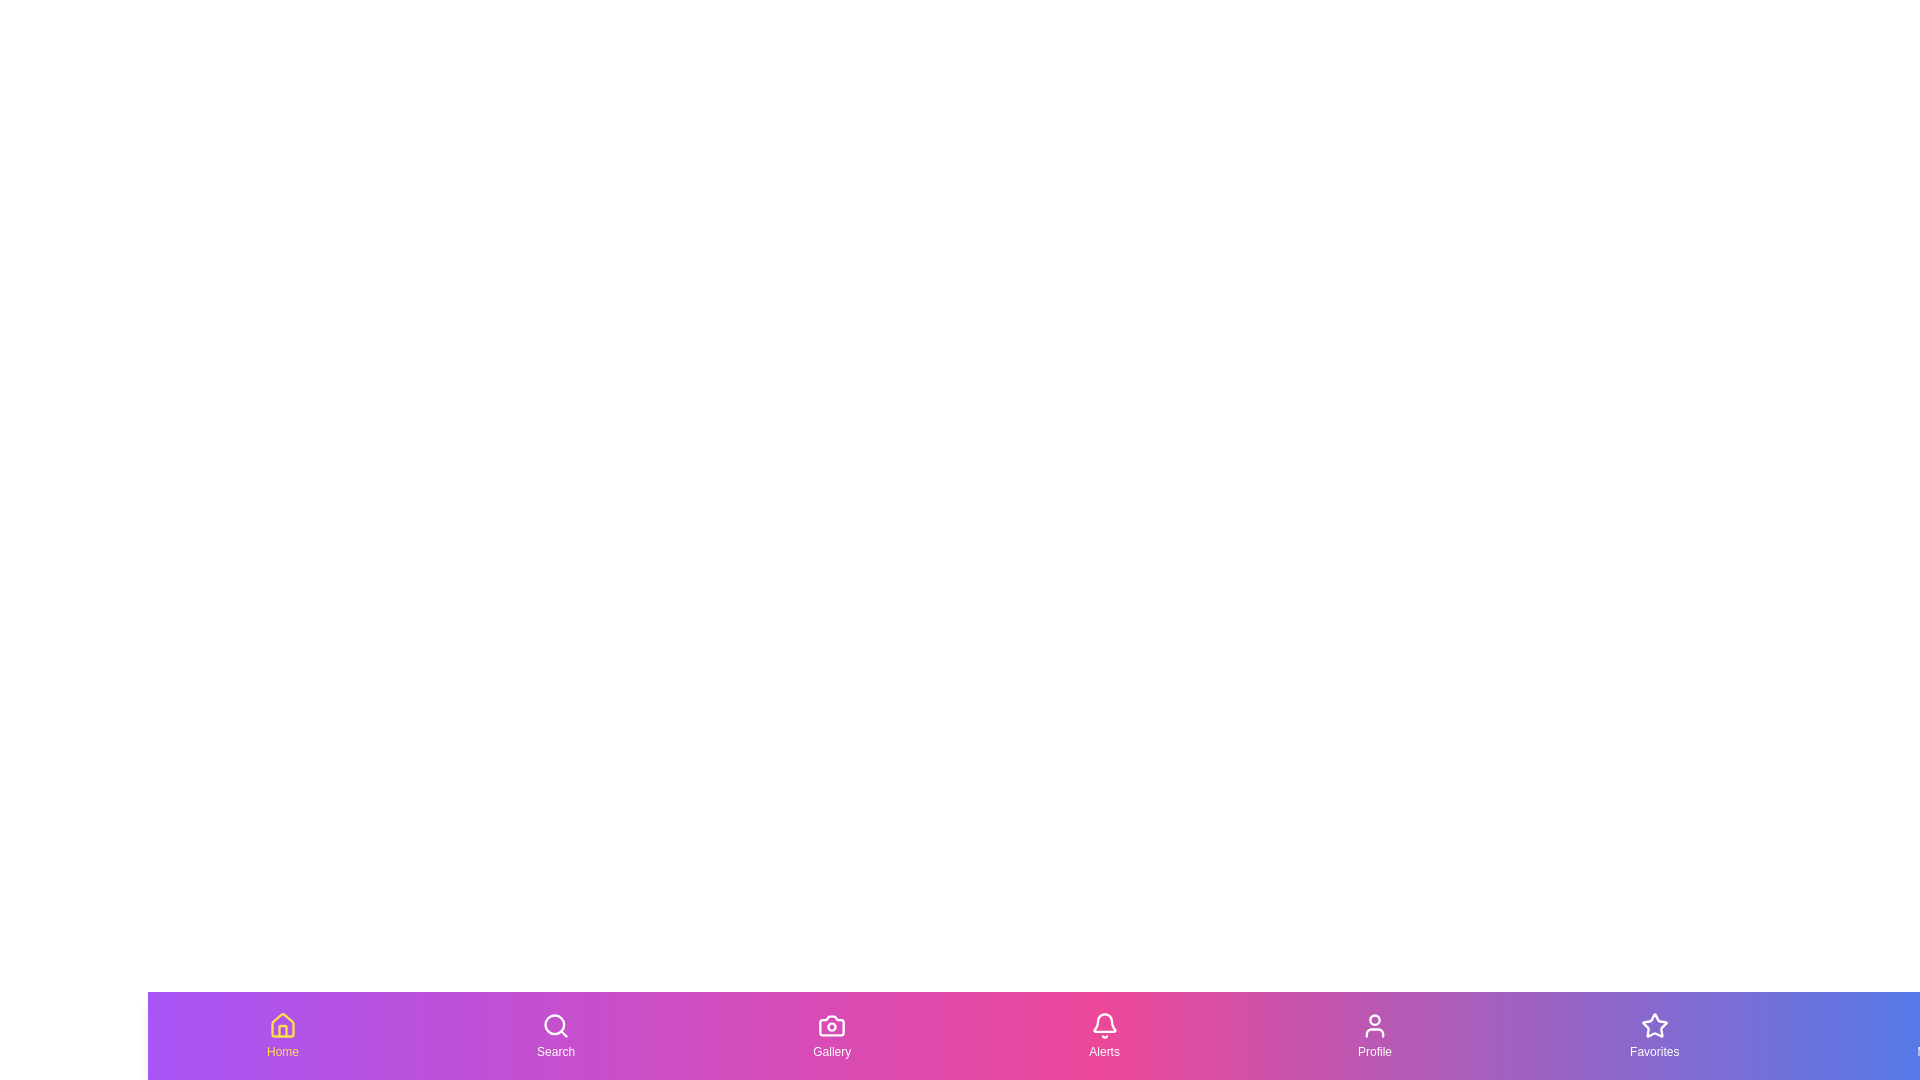  I want to click on the Alerts icon in the bottom navigation bar, so click(1103, 1035).